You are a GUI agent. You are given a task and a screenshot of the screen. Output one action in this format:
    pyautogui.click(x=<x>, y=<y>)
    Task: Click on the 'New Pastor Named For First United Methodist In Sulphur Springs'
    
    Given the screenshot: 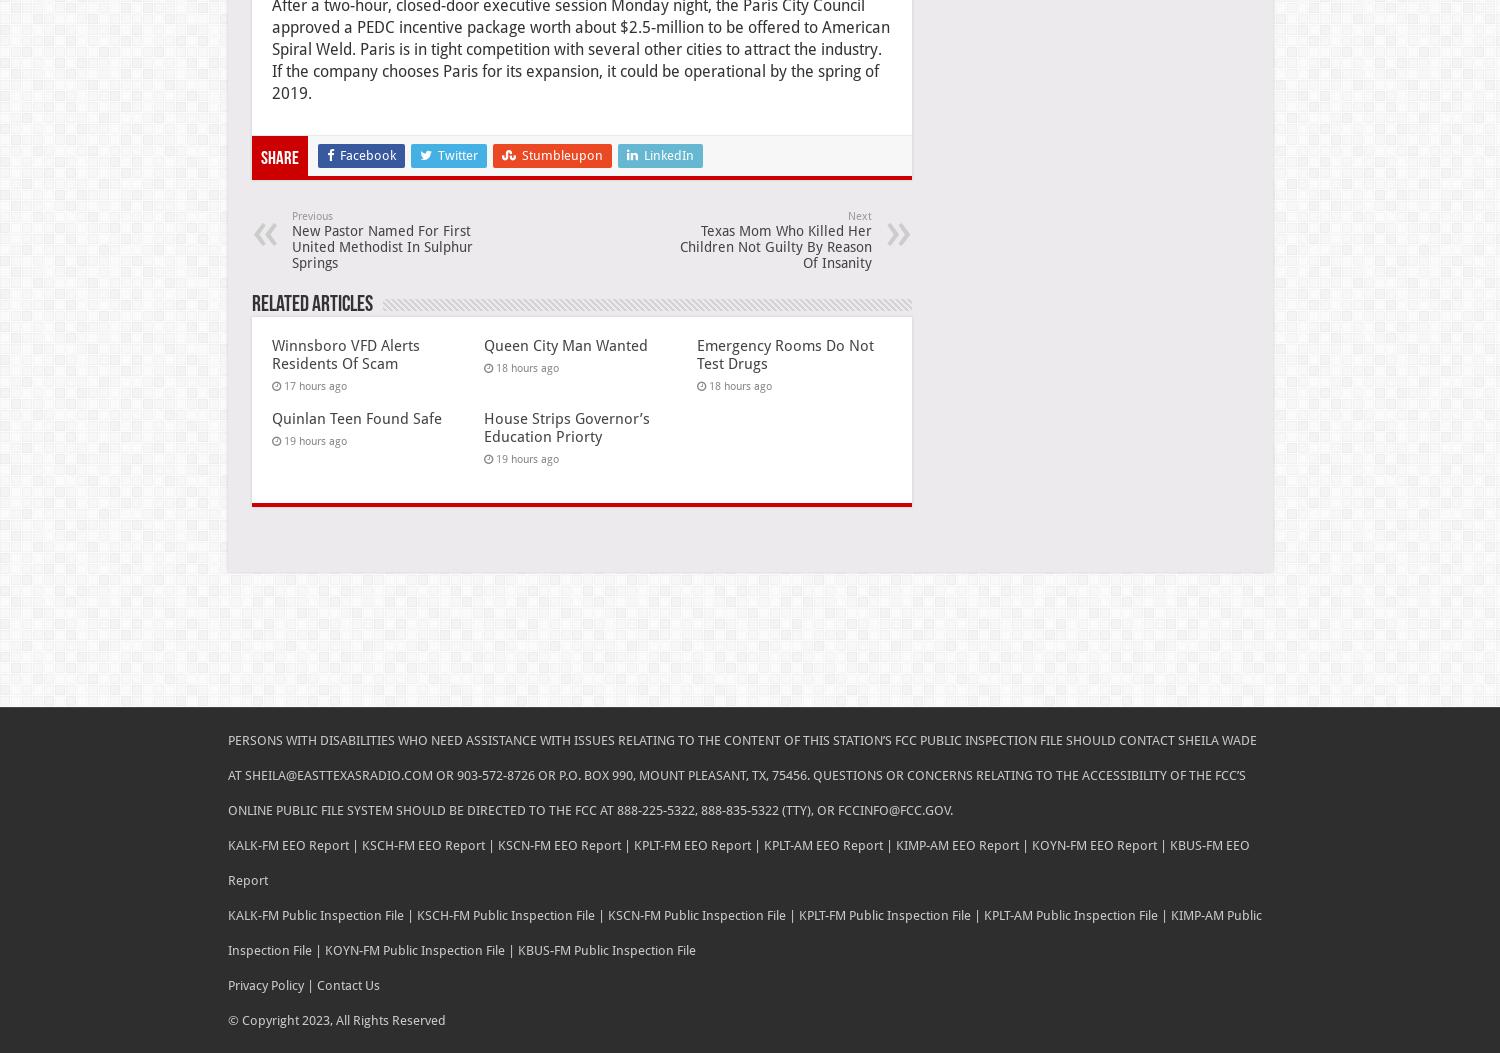 What is the action you would take?
    pyautogui.click(x=381, y=244)
    